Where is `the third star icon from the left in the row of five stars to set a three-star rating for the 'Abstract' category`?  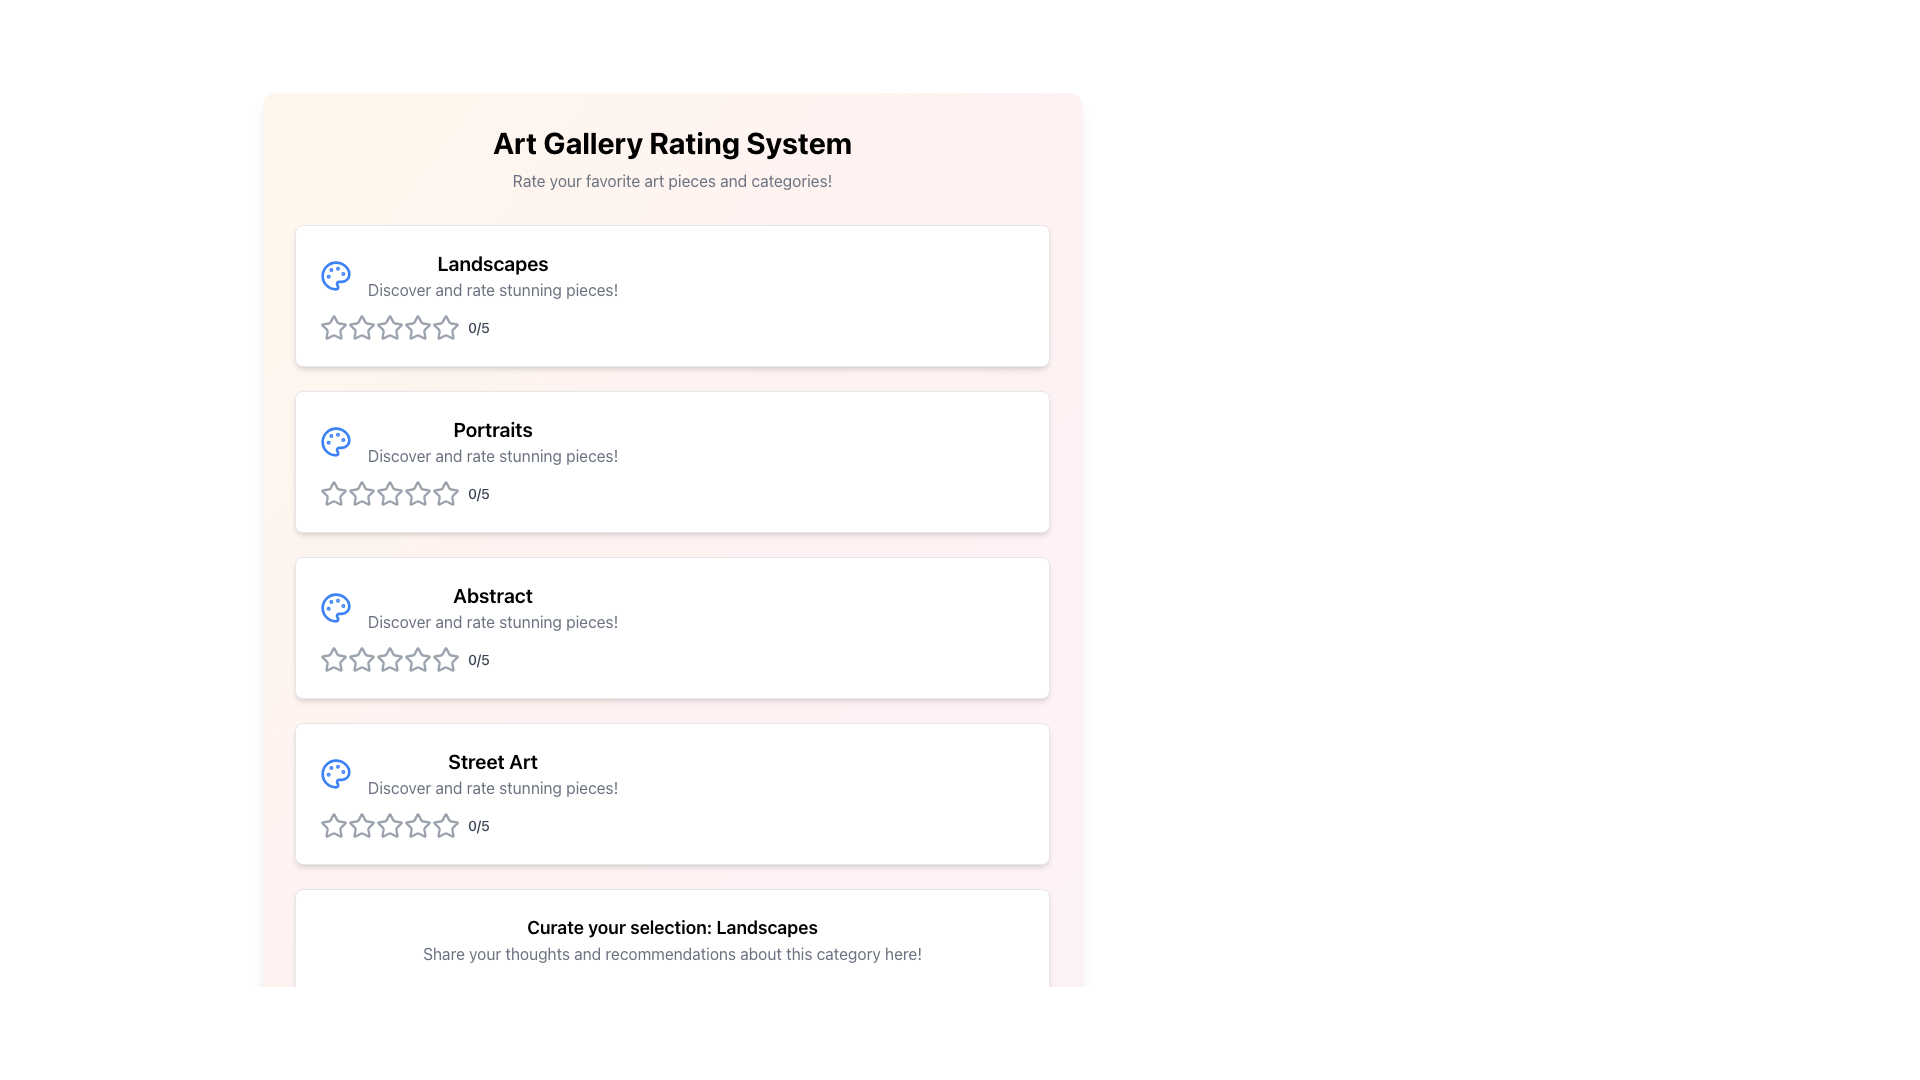 the third star icon from the left in the row of five stars to set a three-star rating for the 'Abstract' category is located at coordinates (361, 659).